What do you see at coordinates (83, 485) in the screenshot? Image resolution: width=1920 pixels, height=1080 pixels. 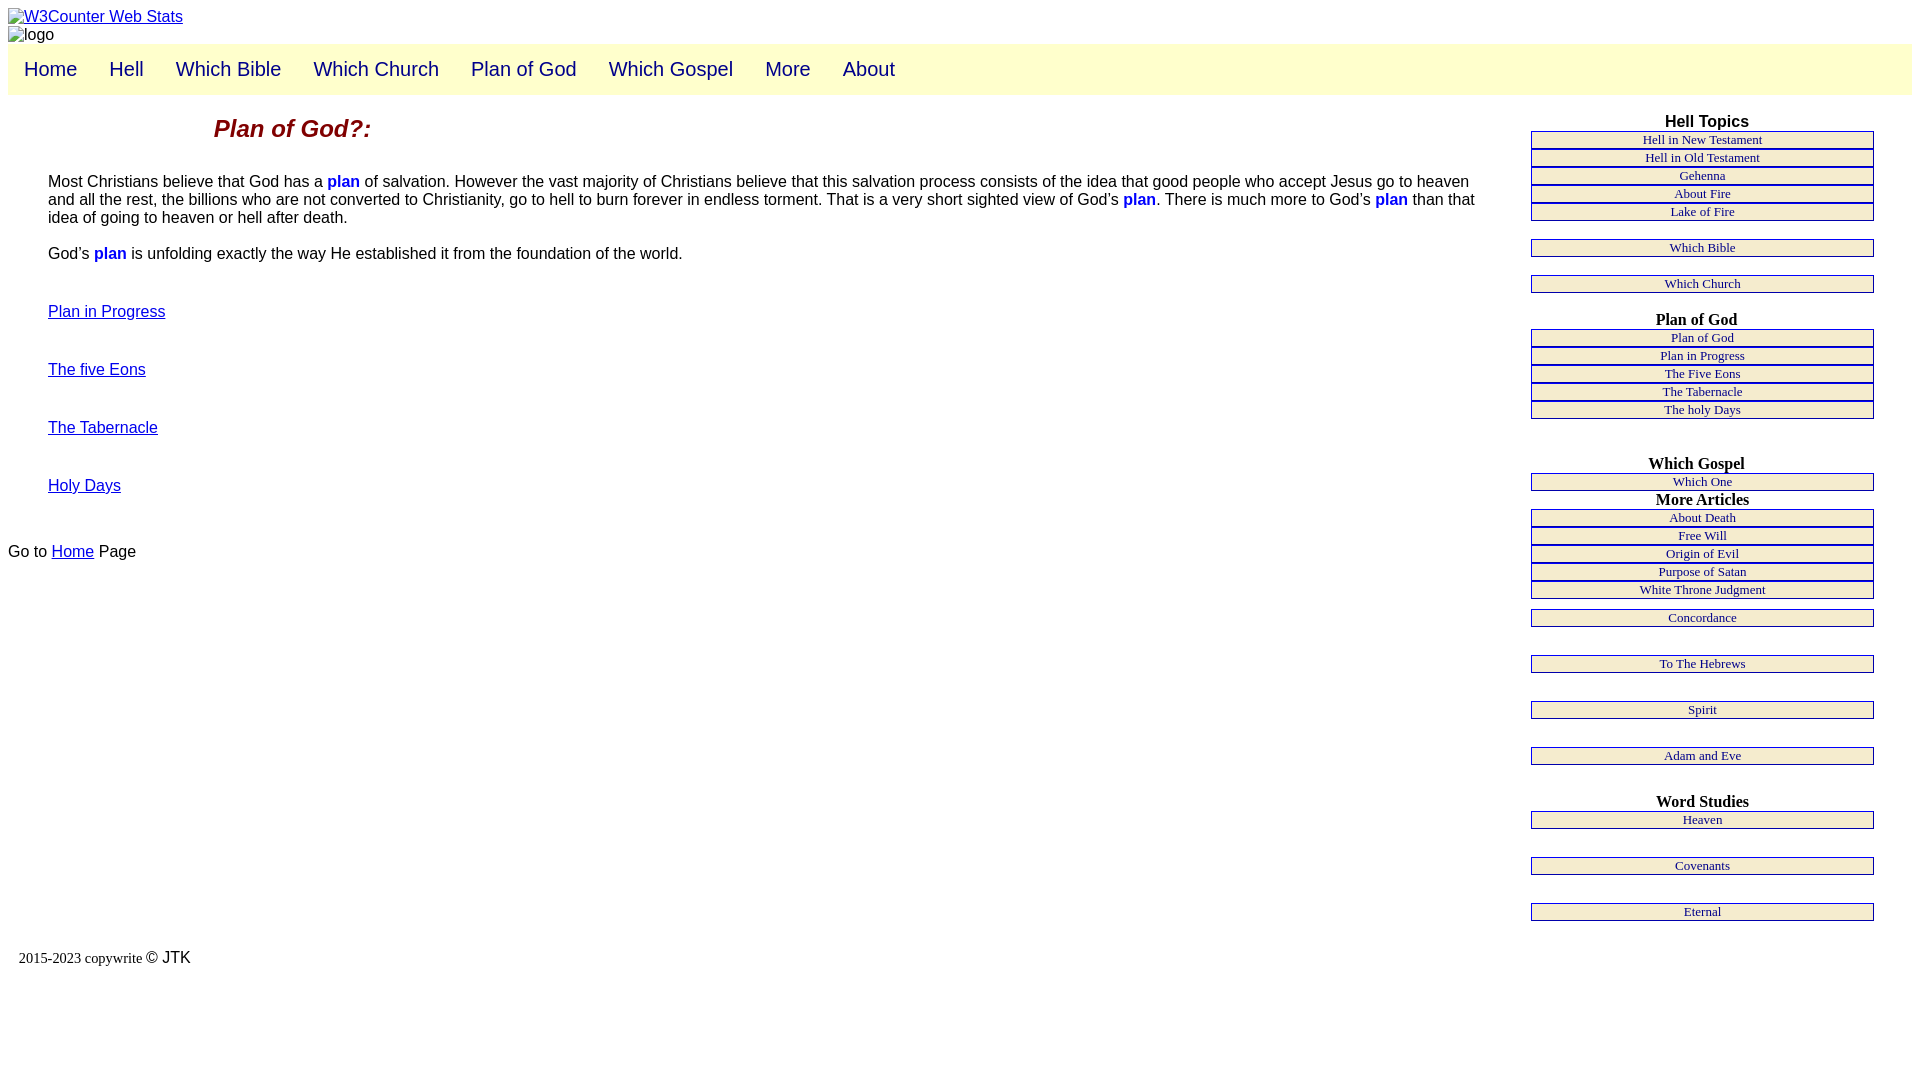 I see `'Holy Days'` at bounding box center [83, 485].